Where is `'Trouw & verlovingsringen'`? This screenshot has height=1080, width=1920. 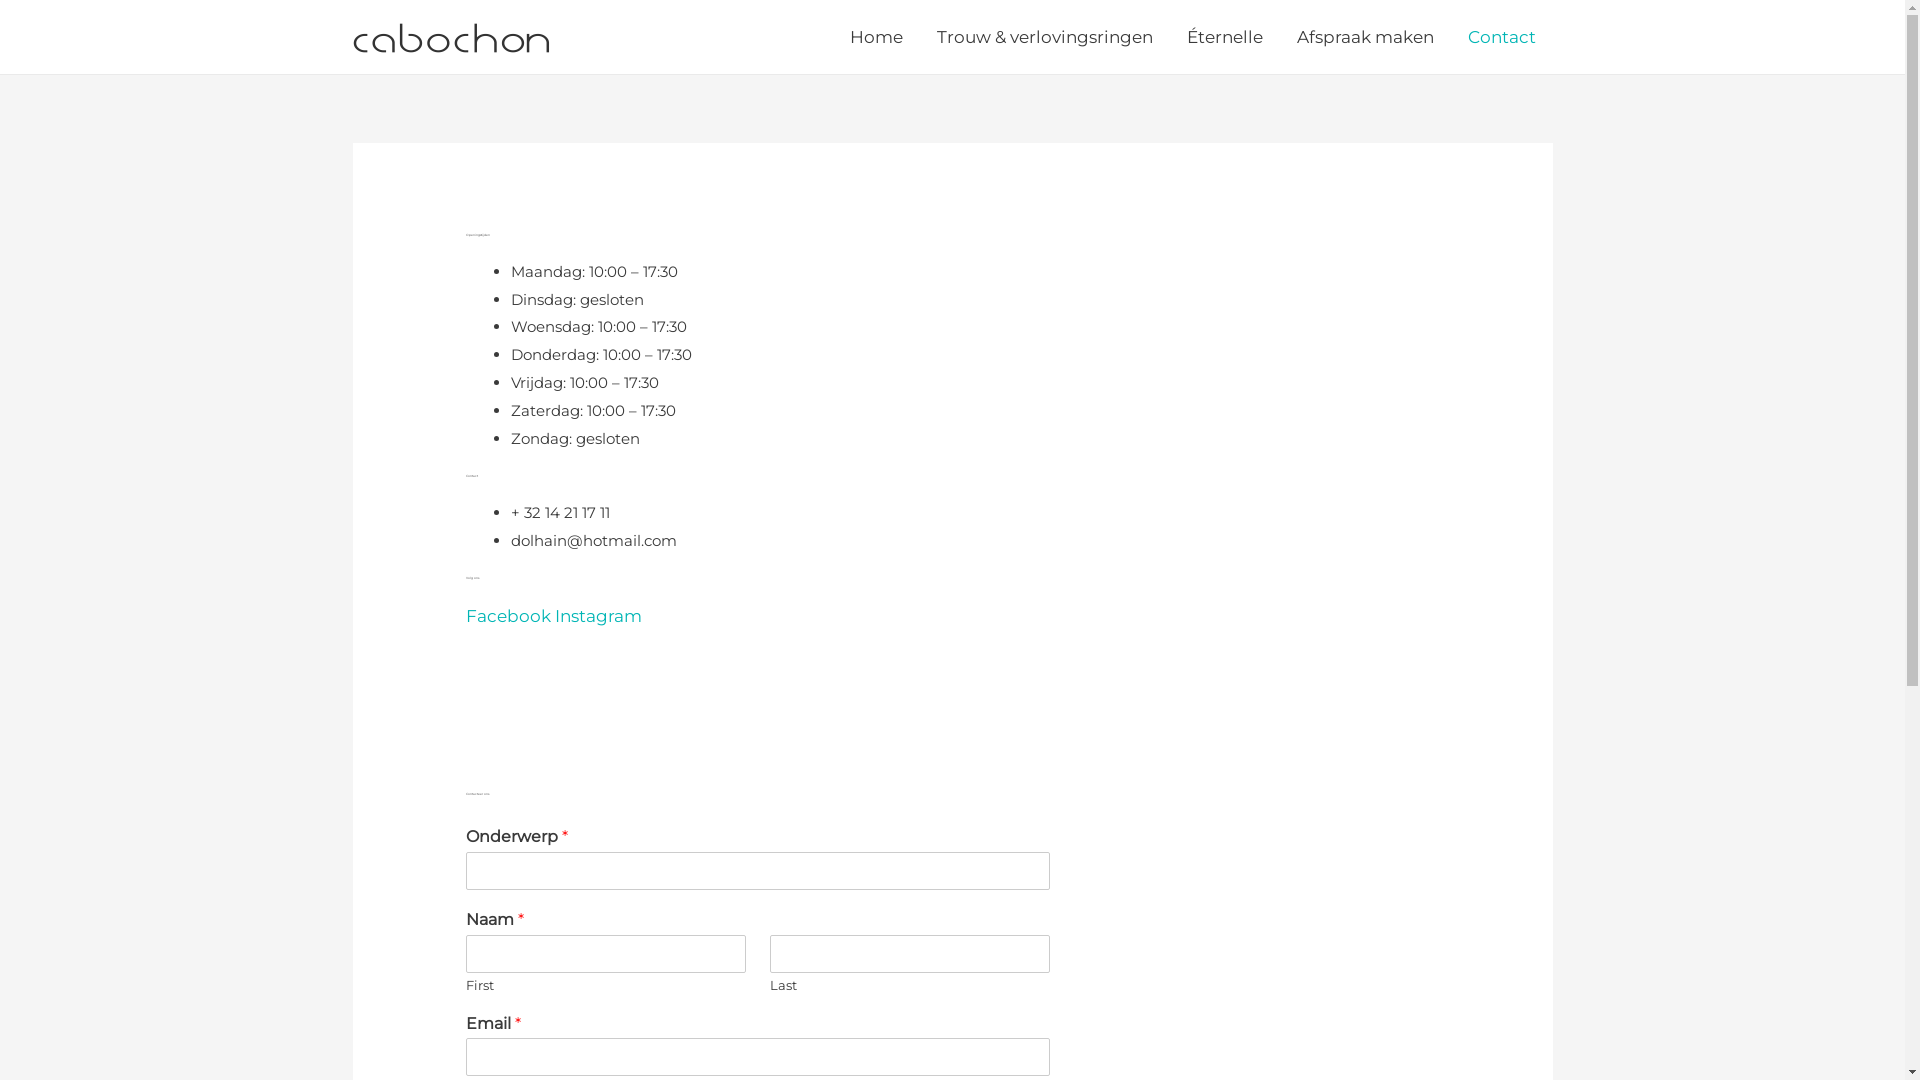 'Trouw & verlovingsringen' is located at coordinates (1044, 37).